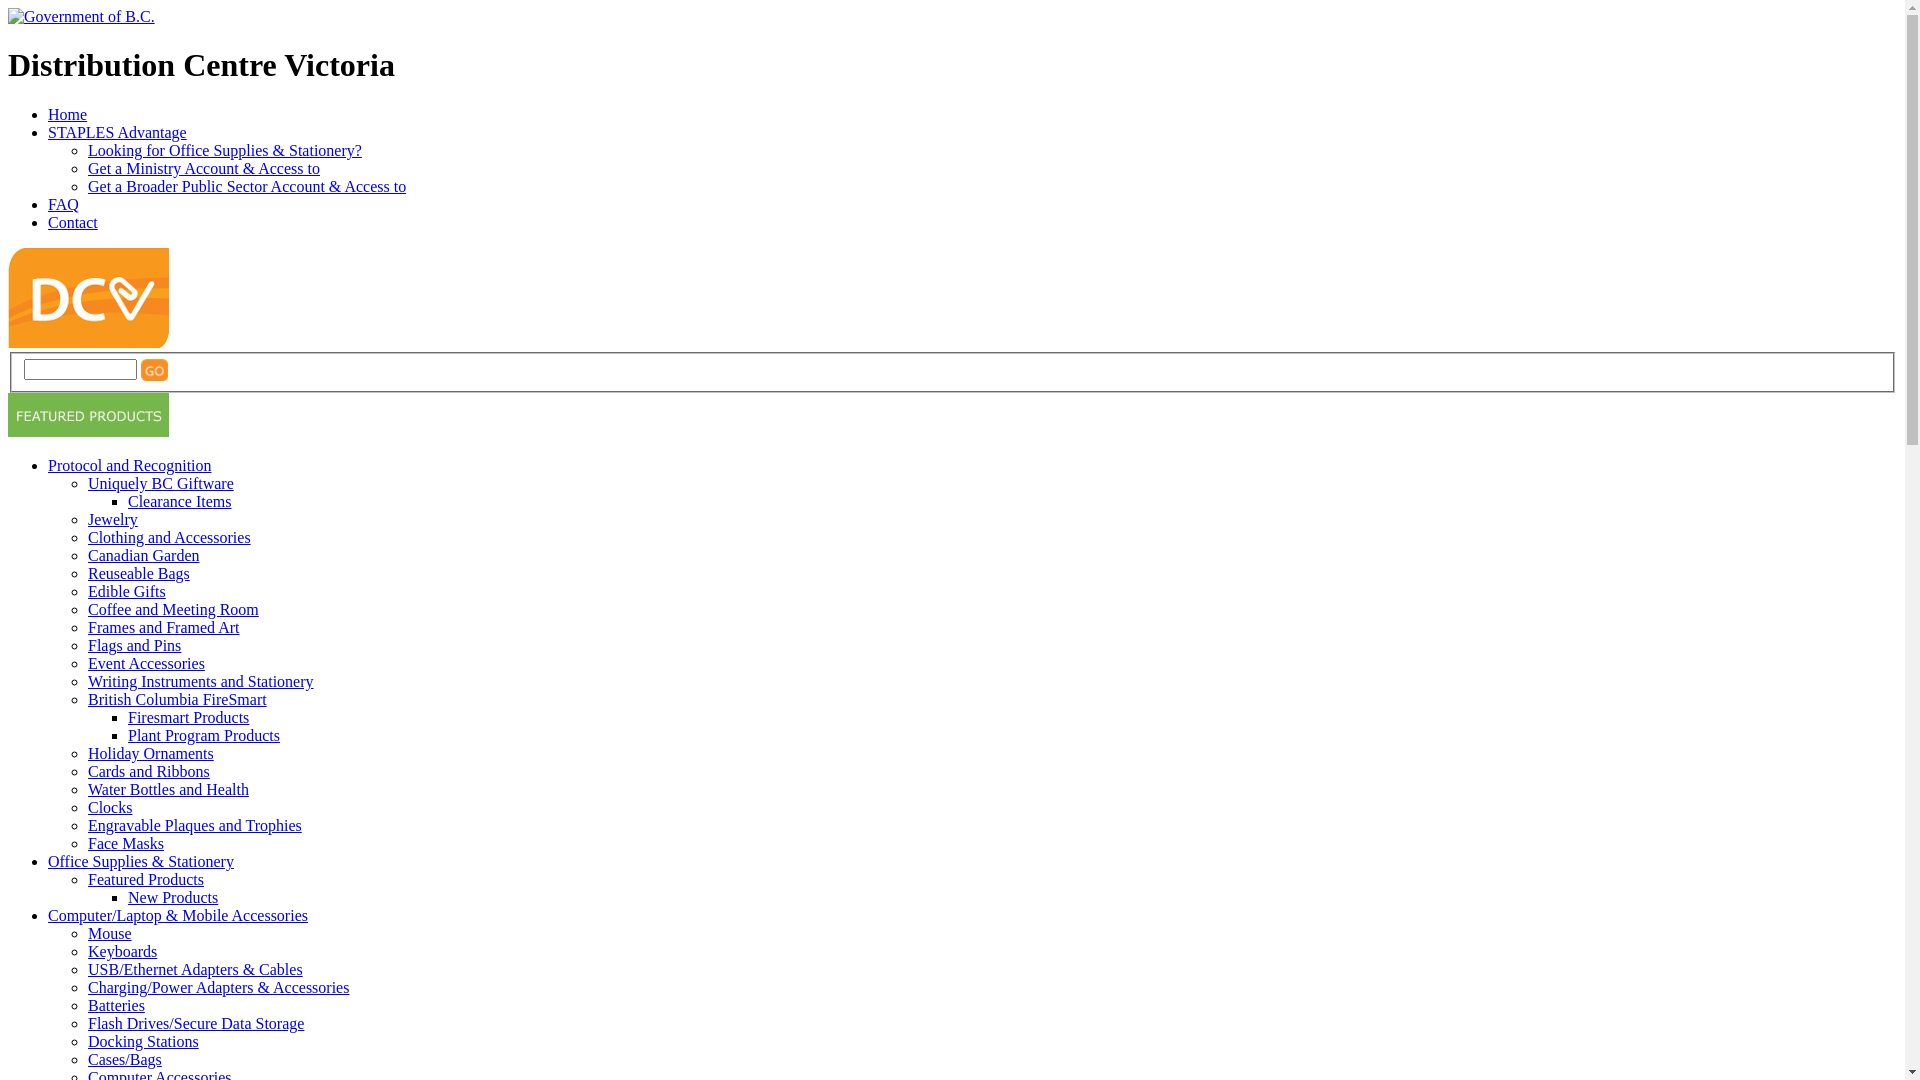 This screenshot has height=1080, width=1920. I want to click on 'Featured Products', so click(144, 878).